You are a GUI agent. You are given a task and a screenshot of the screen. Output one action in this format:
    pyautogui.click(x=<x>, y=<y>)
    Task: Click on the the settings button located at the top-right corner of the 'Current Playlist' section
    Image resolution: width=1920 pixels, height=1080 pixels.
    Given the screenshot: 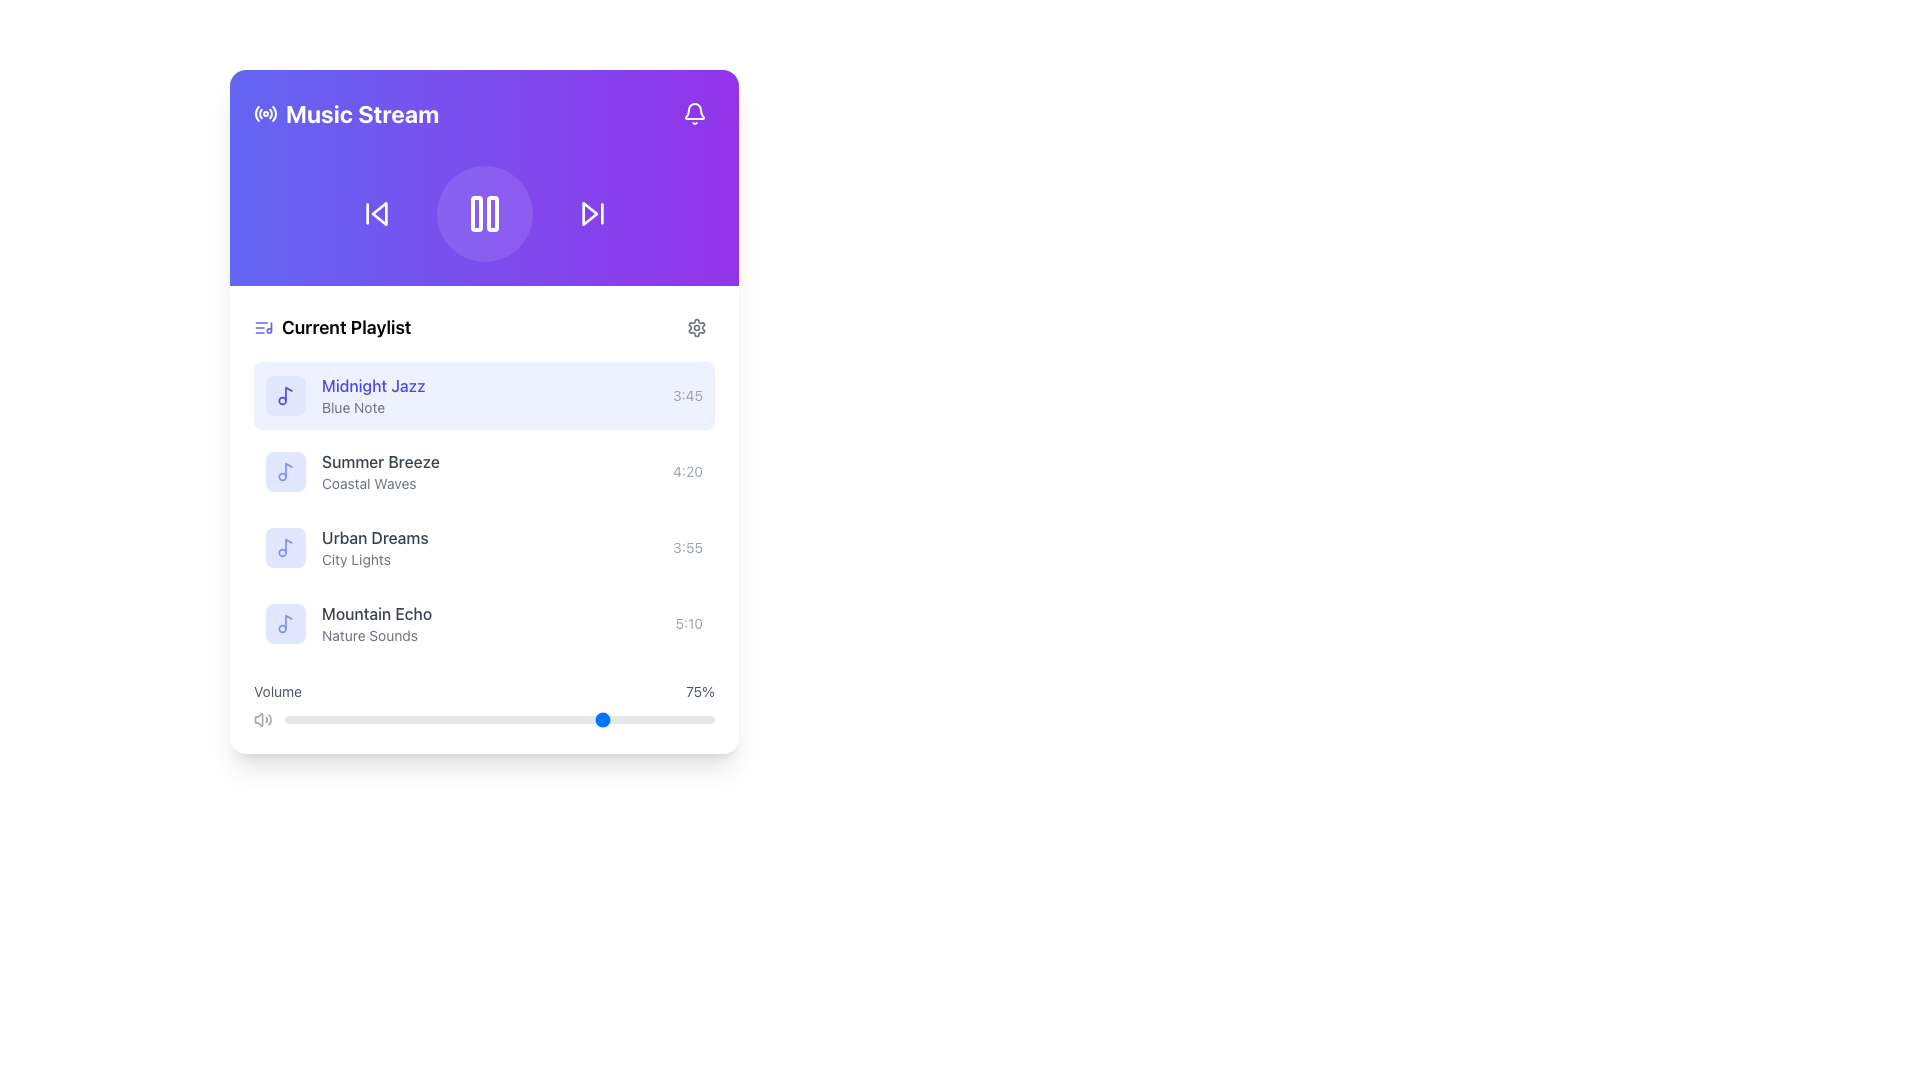 What is the action you would take?
    pyautogui.click(x=696, y=326)
    